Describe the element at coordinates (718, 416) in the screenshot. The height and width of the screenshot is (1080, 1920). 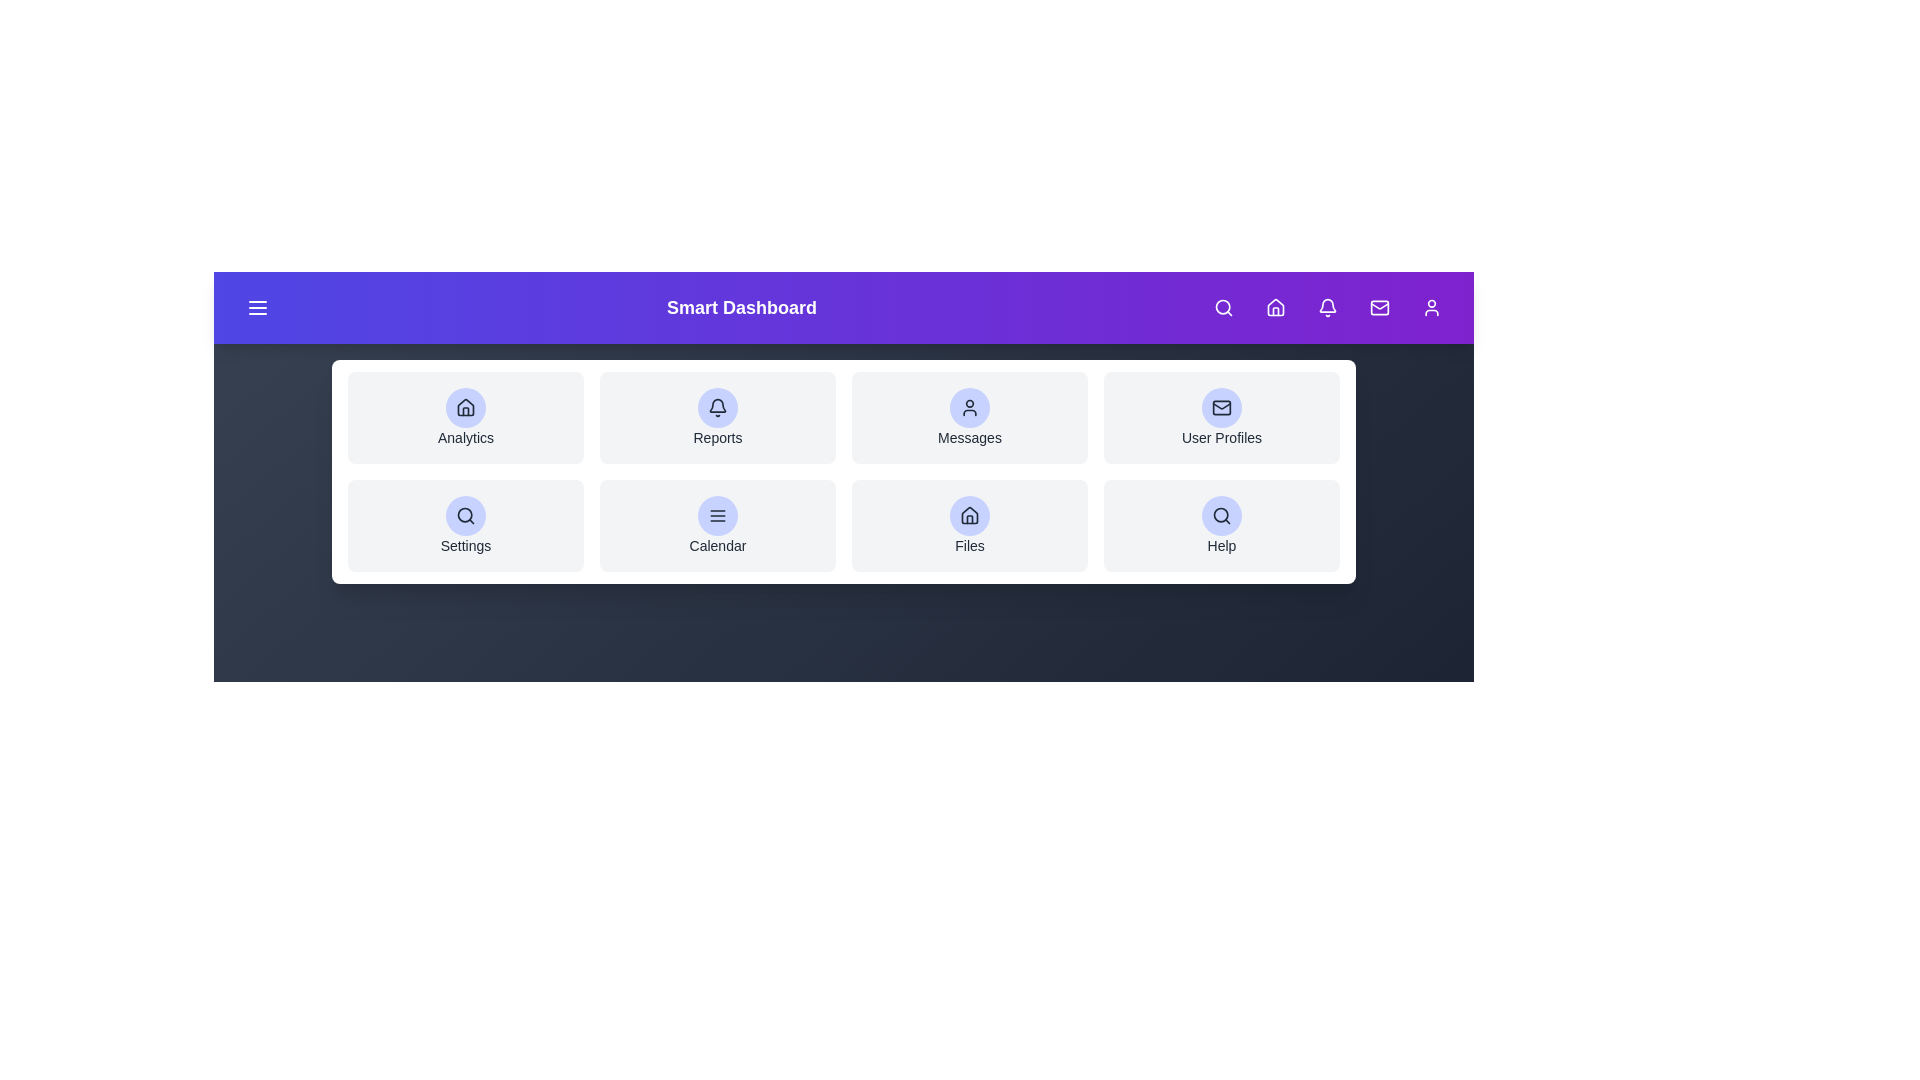
I see `the grid item labeled Reports` at that location.